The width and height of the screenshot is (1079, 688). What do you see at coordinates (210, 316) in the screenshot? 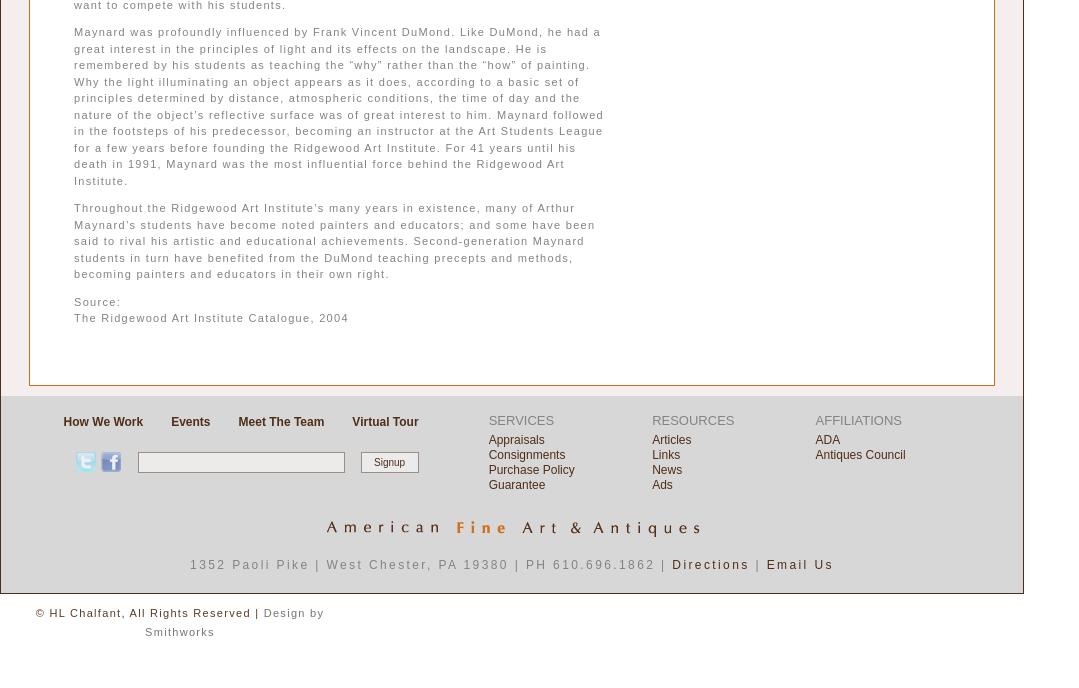
I see `'The Ridgewood Art Institute Catalogue, 2004'` at bounding box center [210, 316].